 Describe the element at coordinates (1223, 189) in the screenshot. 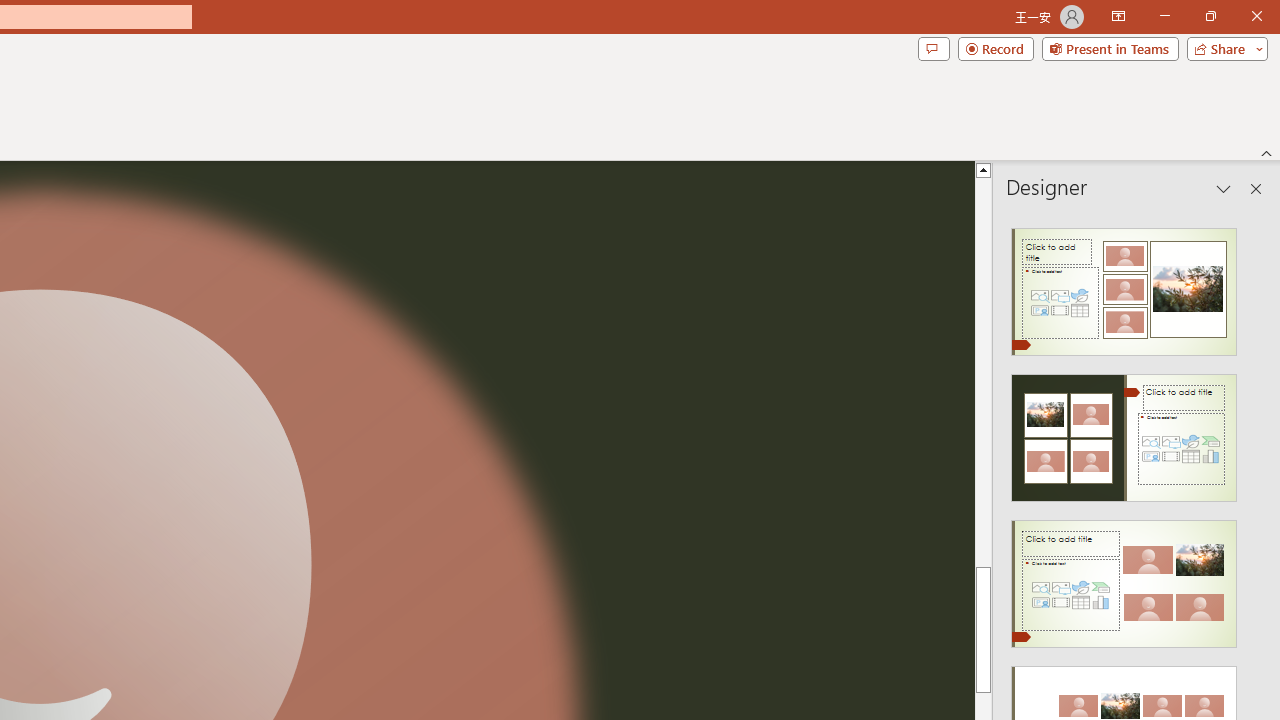

I see `'Task Pane Options'` at that location.